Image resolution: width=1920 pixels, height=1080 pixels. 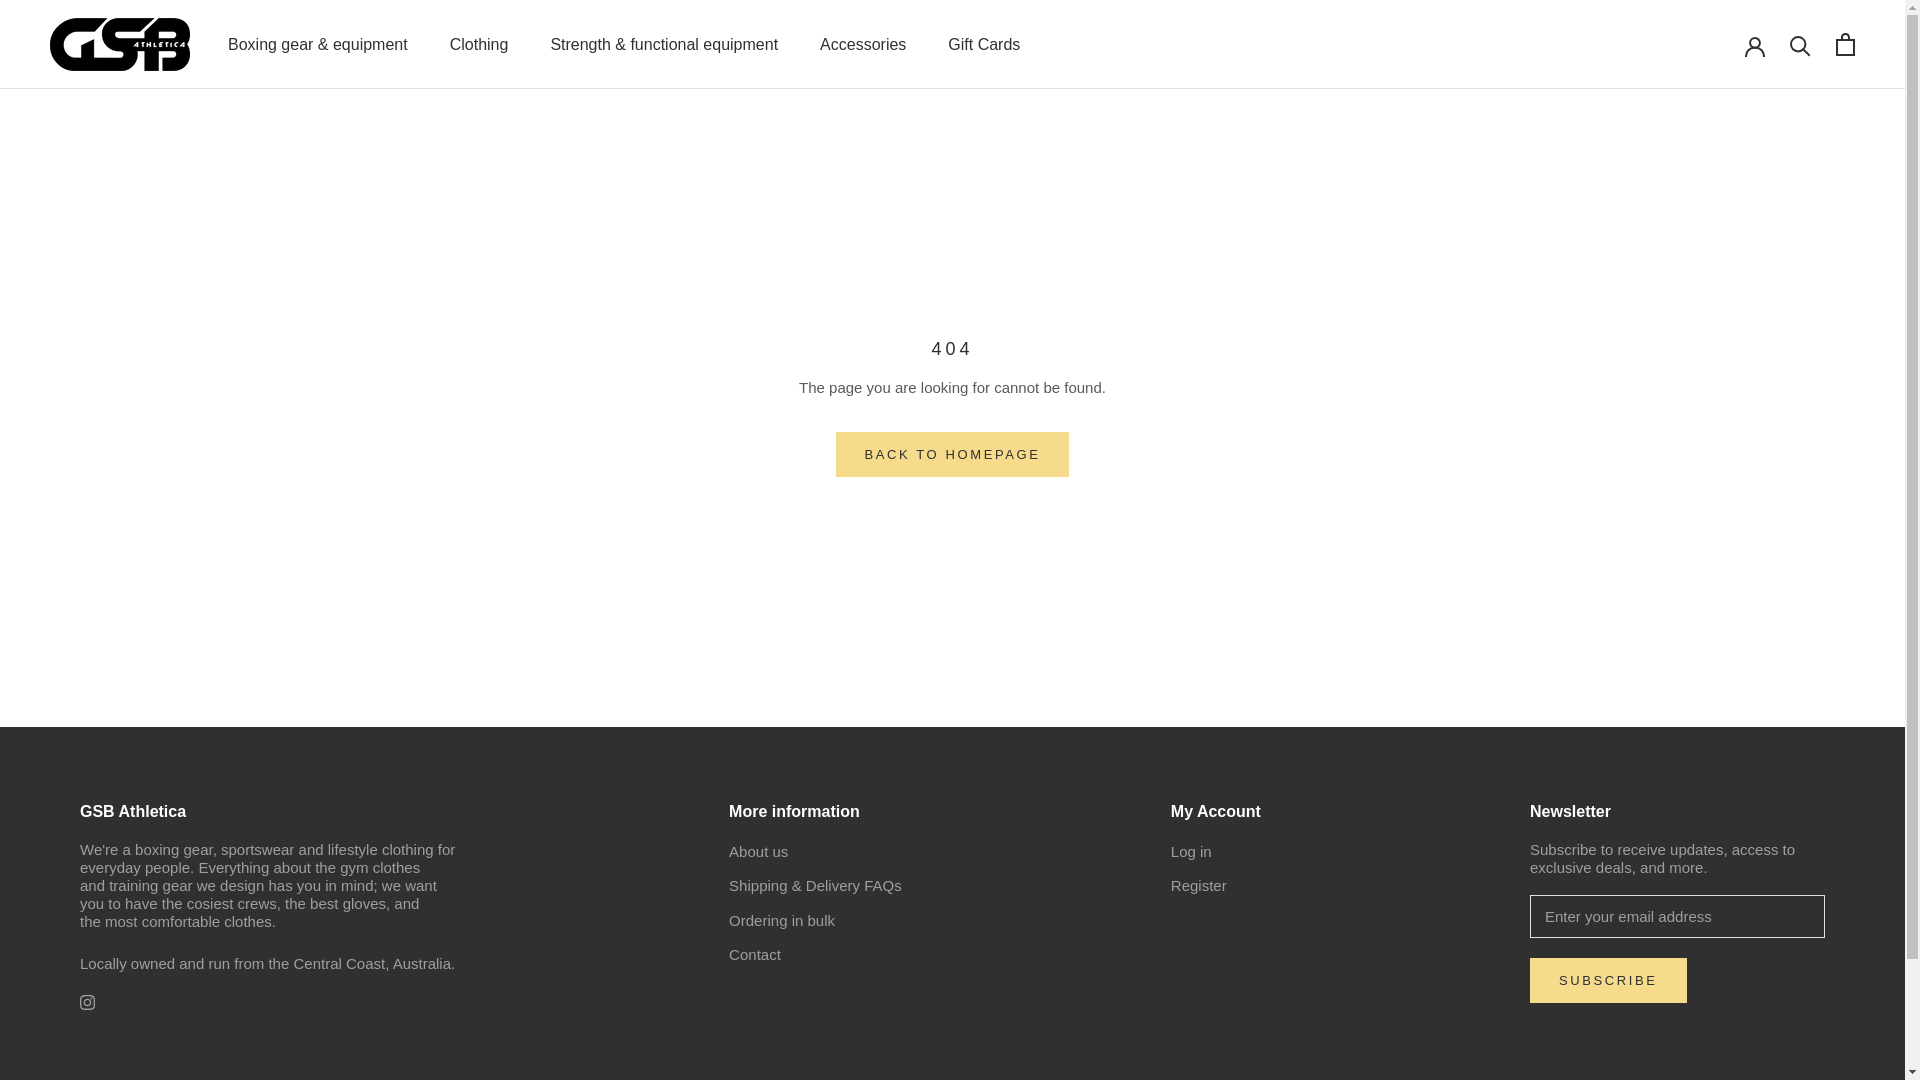 What do you see at coordinates (478, 44) in the screenshot?
I see `'Clothing` at bounding box center [478, 44].